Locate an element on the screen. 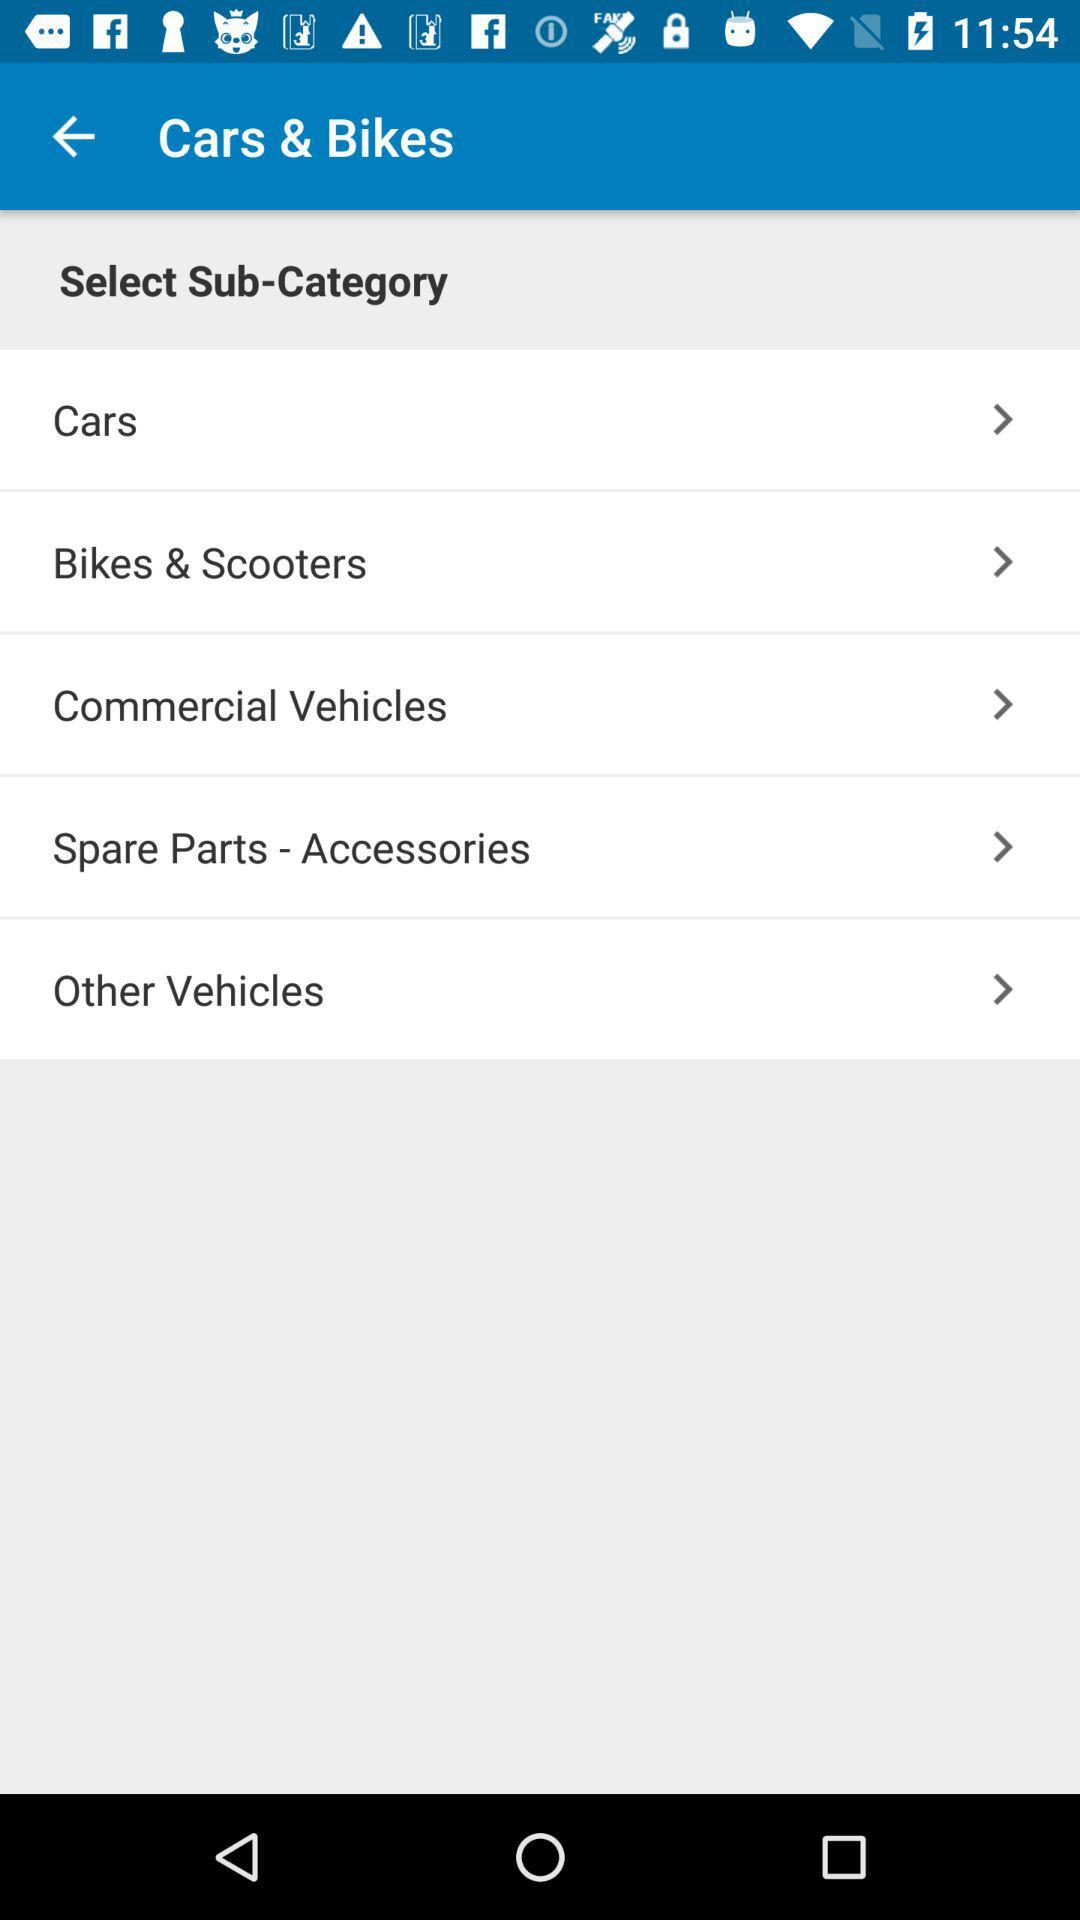 The image size is (1080, 1920). commercial vehicles item is located at coordinates (566, 704).